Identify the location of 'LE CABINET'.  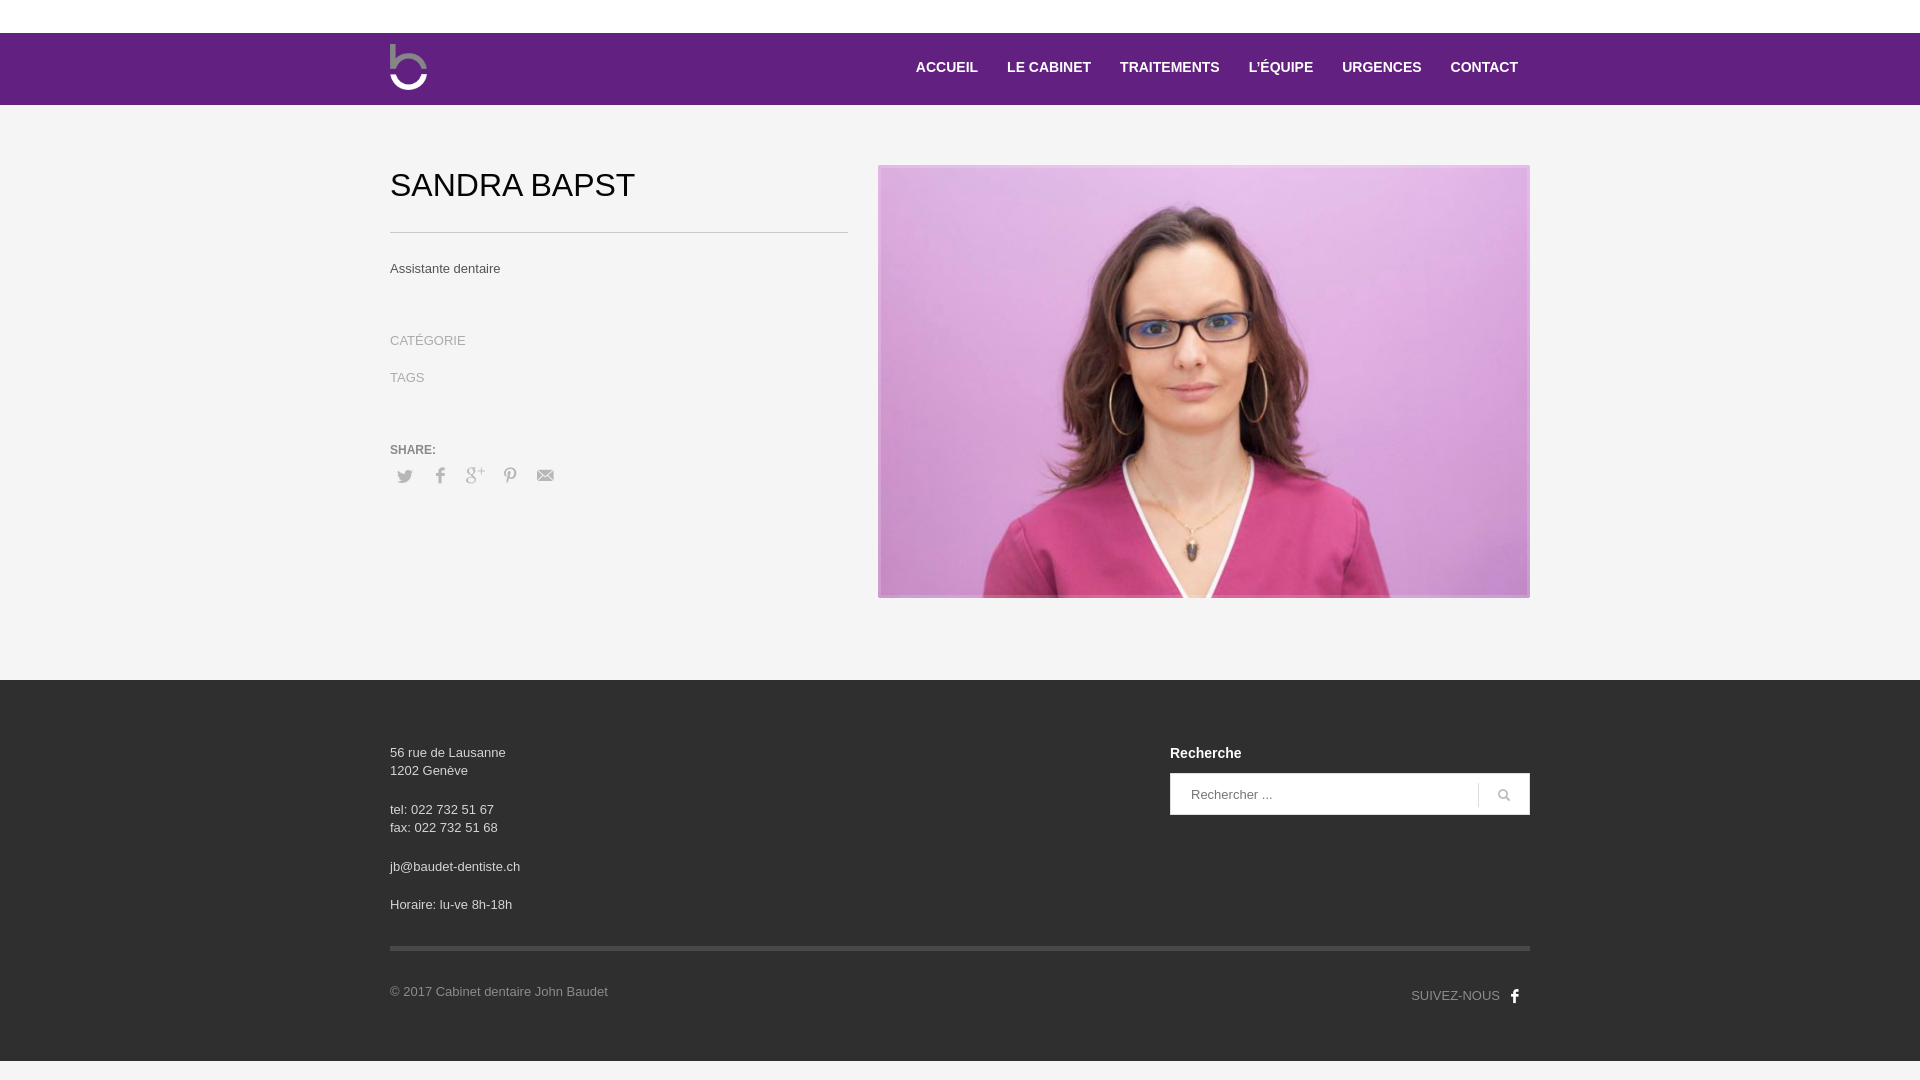
(1048, 65).